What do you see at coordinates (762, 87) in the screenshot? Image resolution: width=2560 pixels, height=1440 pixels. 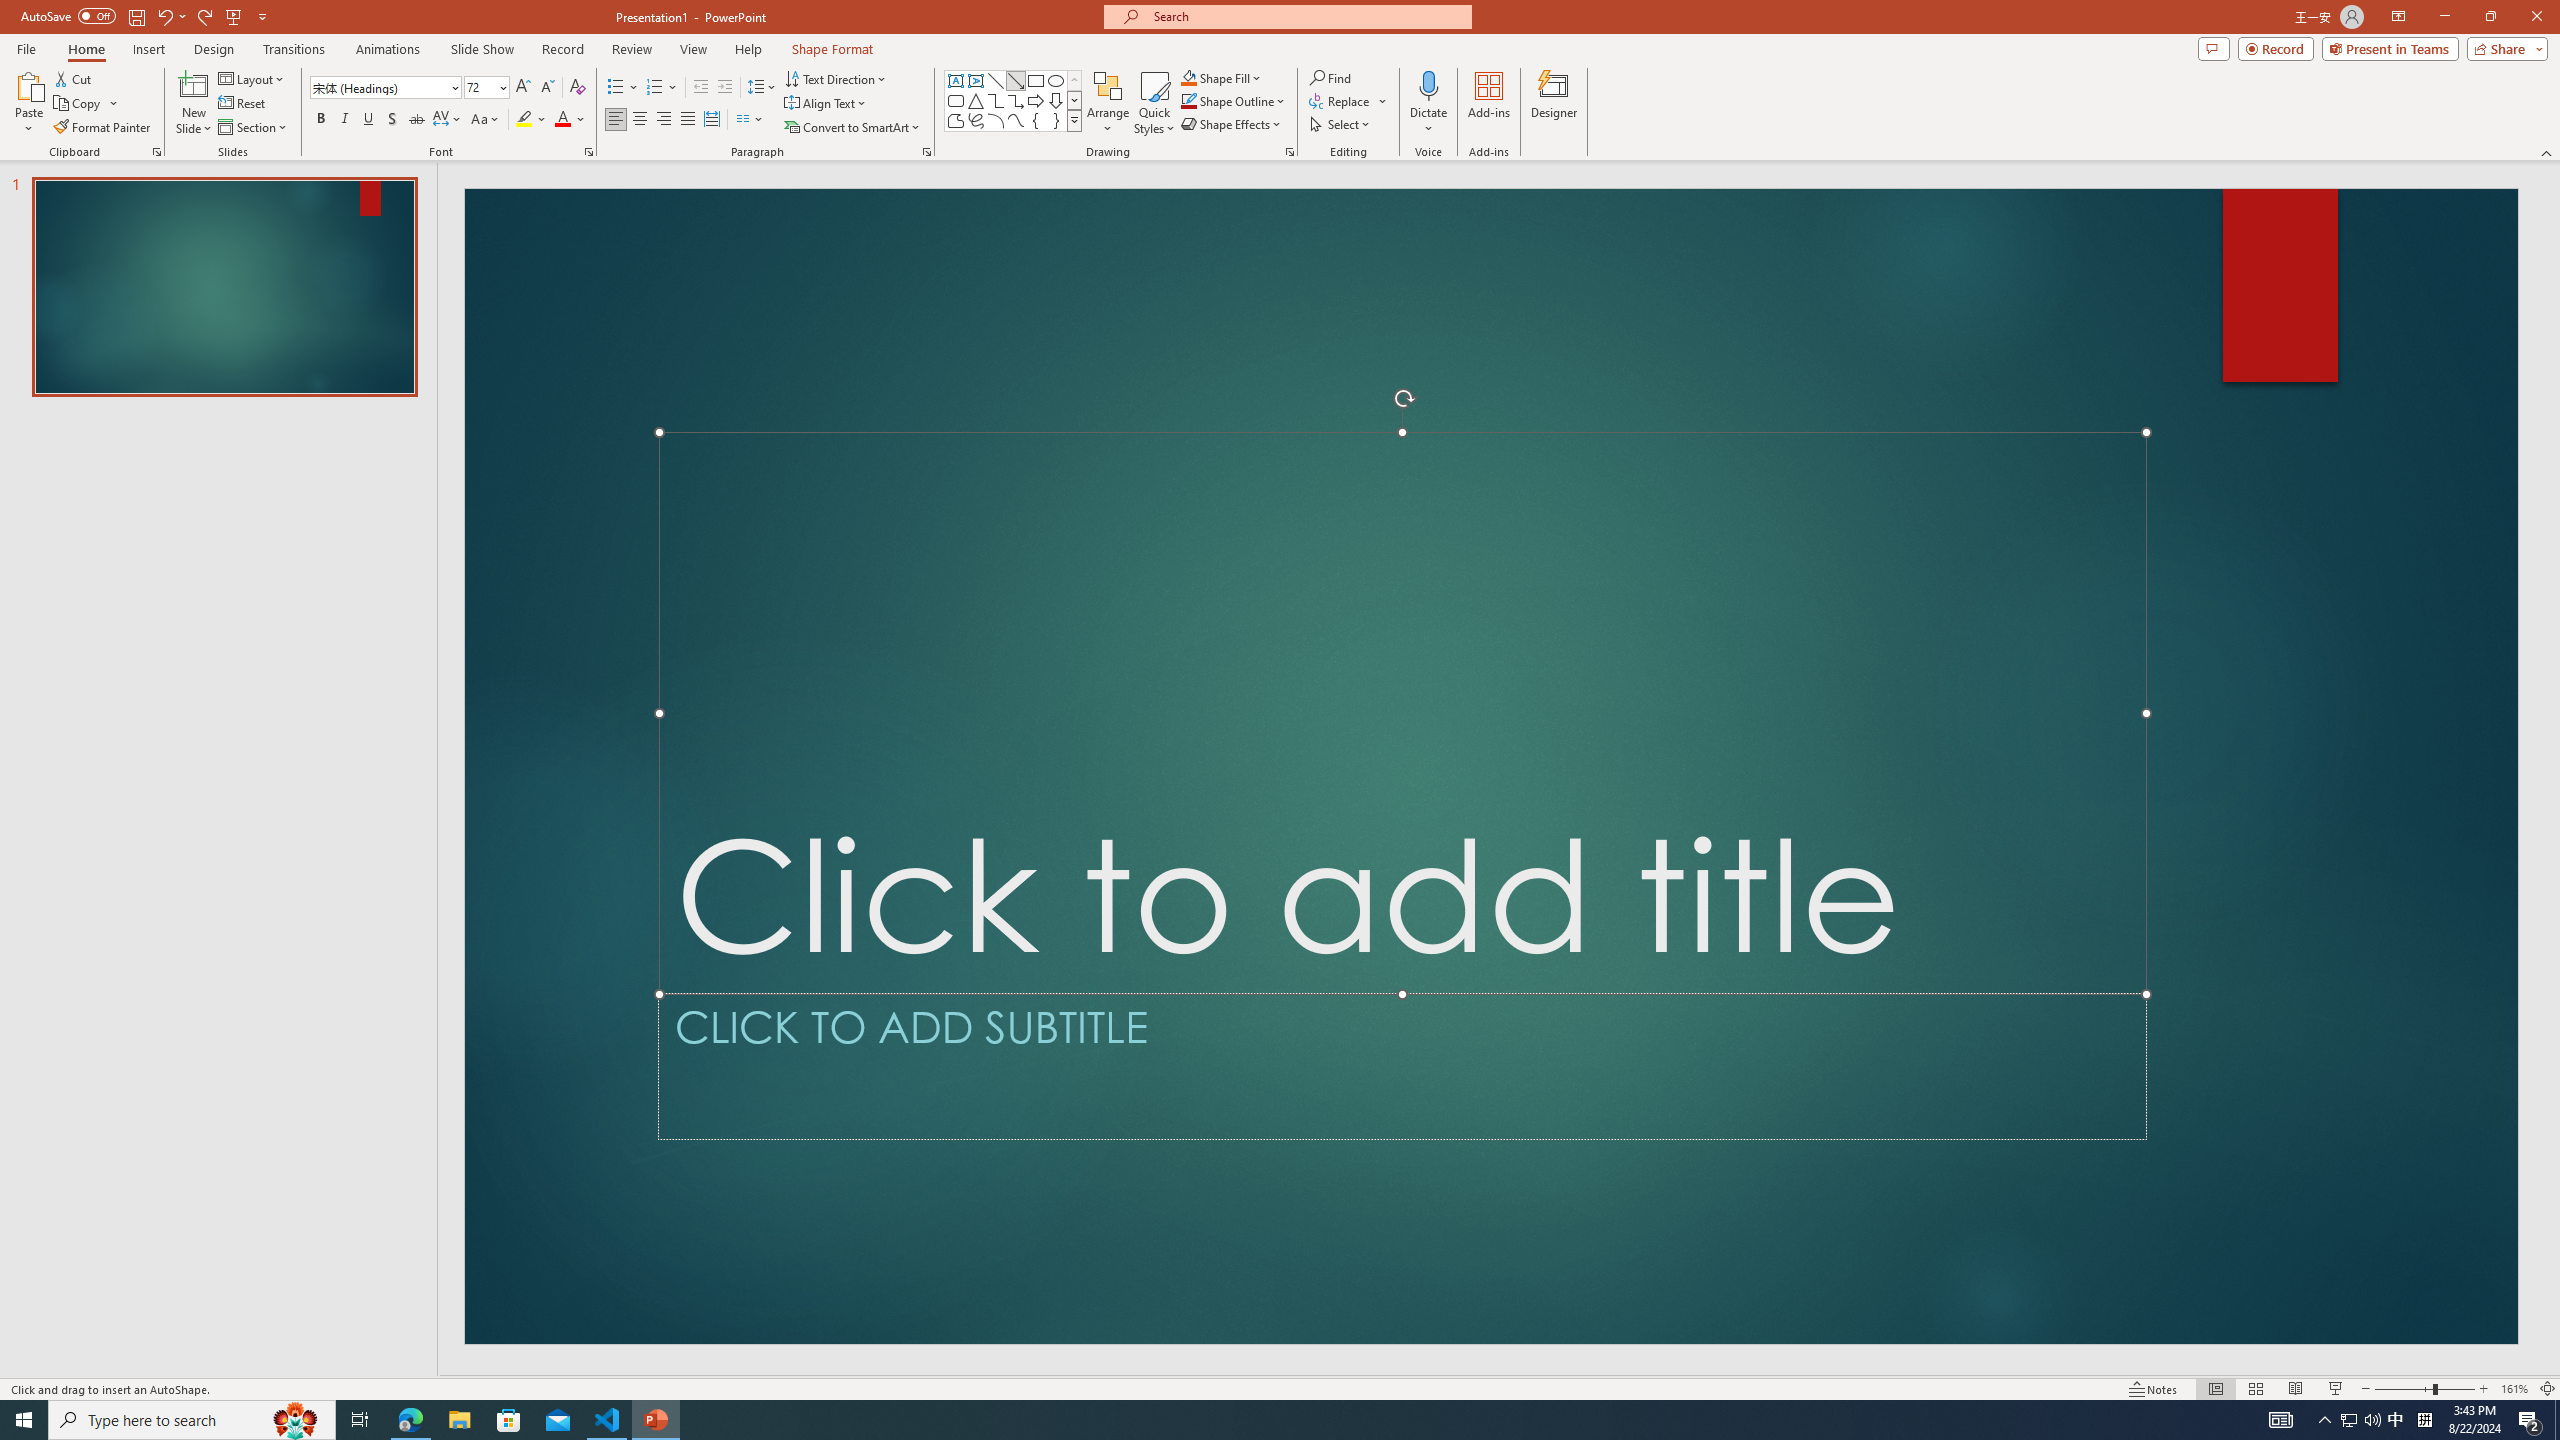 I see `'Line Spacing'` at bounding box center [762, 87].